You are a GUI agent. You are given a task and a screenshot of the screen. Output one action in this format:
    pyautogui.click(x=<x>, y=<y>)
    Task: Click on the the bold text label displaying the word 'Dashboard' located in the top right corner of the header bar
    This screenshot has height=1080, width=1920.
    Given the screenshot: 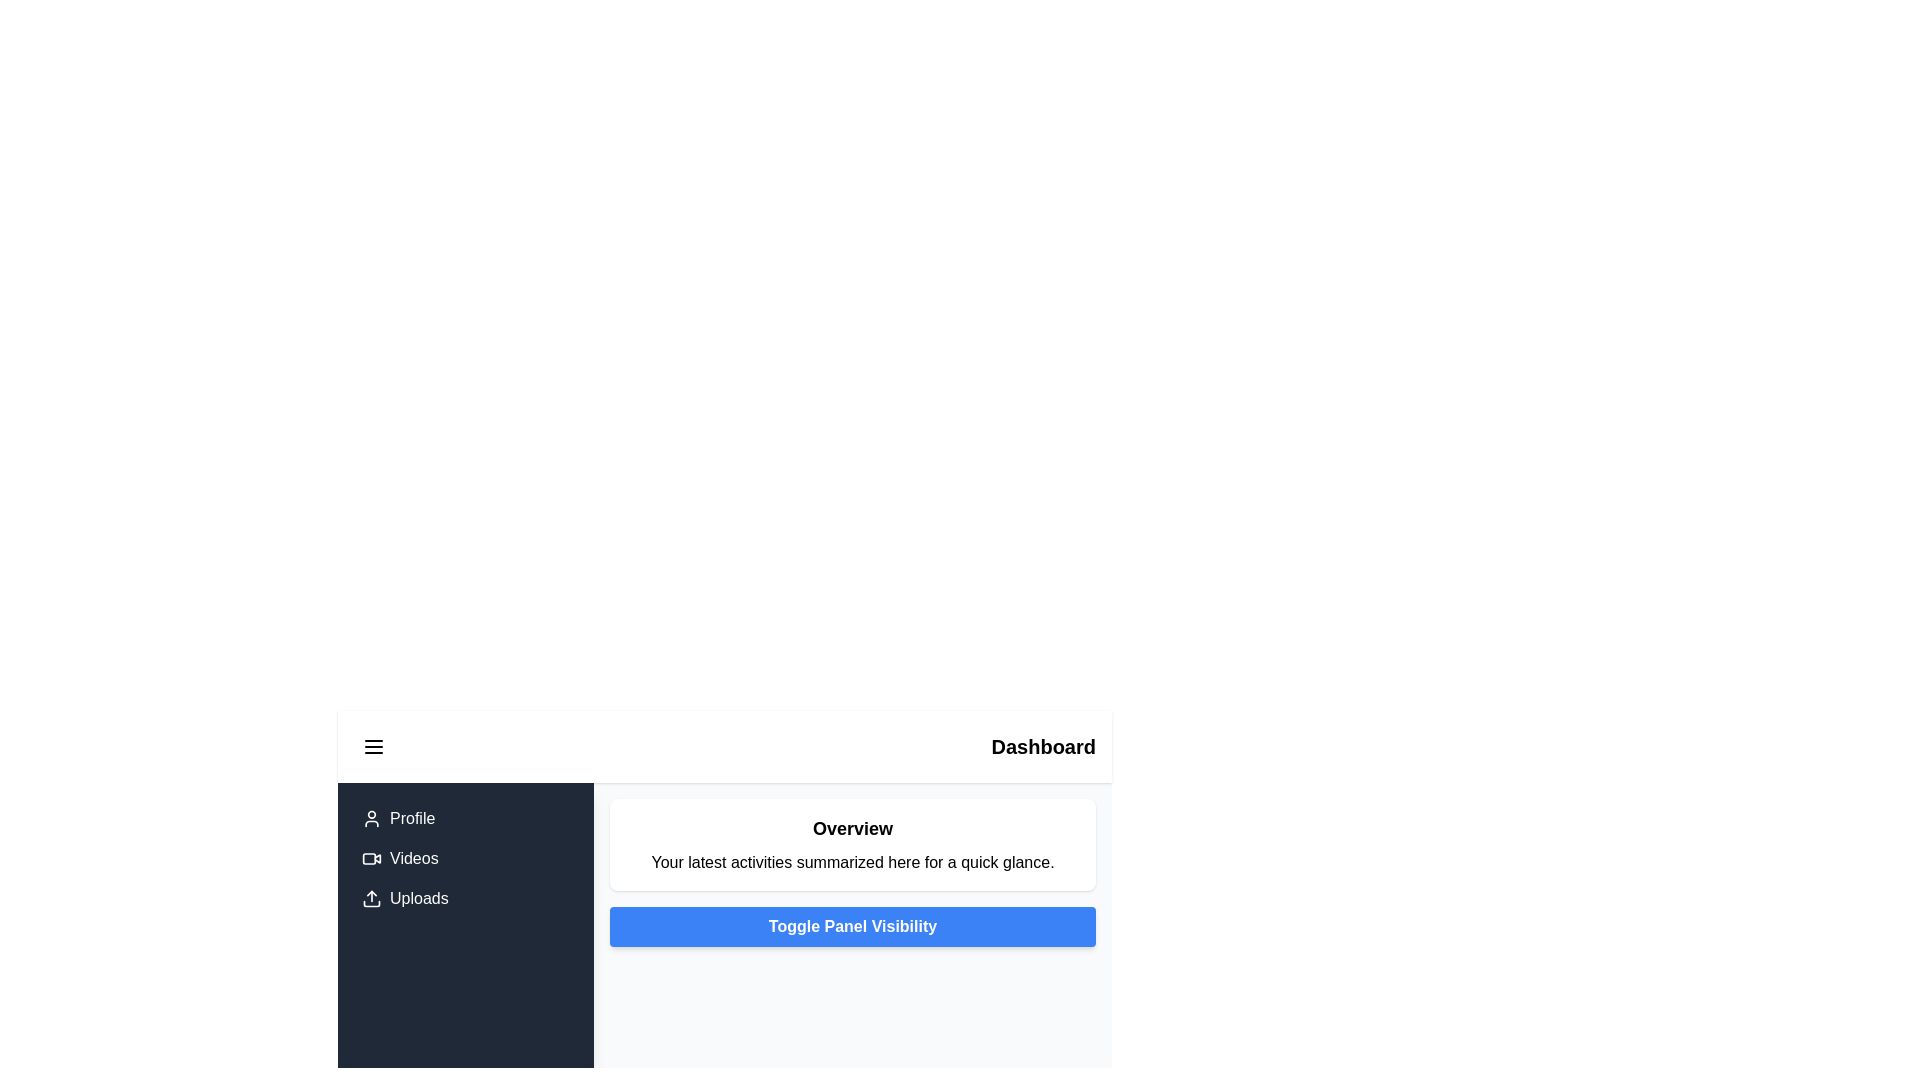 What is the action you would take?
    pyautogui.click(x=1042, y=747)
    